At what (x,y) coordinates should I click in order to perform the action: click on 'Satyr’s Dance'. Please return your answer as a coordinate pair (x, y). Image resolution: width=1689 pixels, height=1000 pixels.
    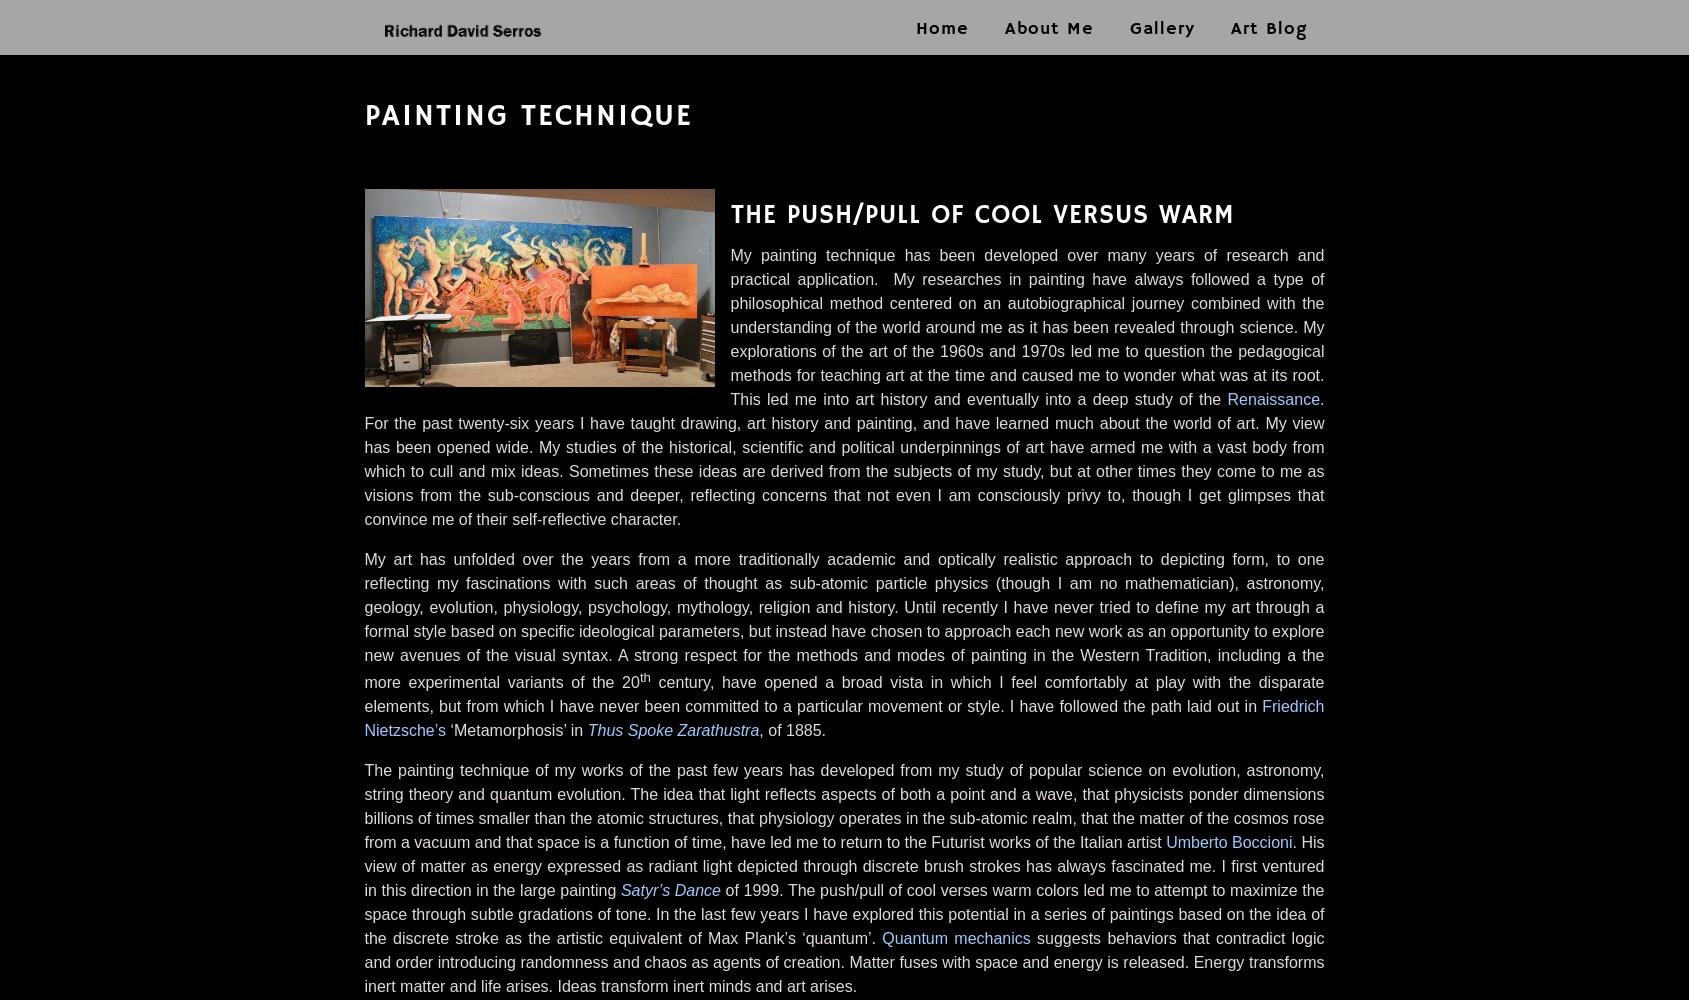
    Looking at the image, I should click on (670, 890).